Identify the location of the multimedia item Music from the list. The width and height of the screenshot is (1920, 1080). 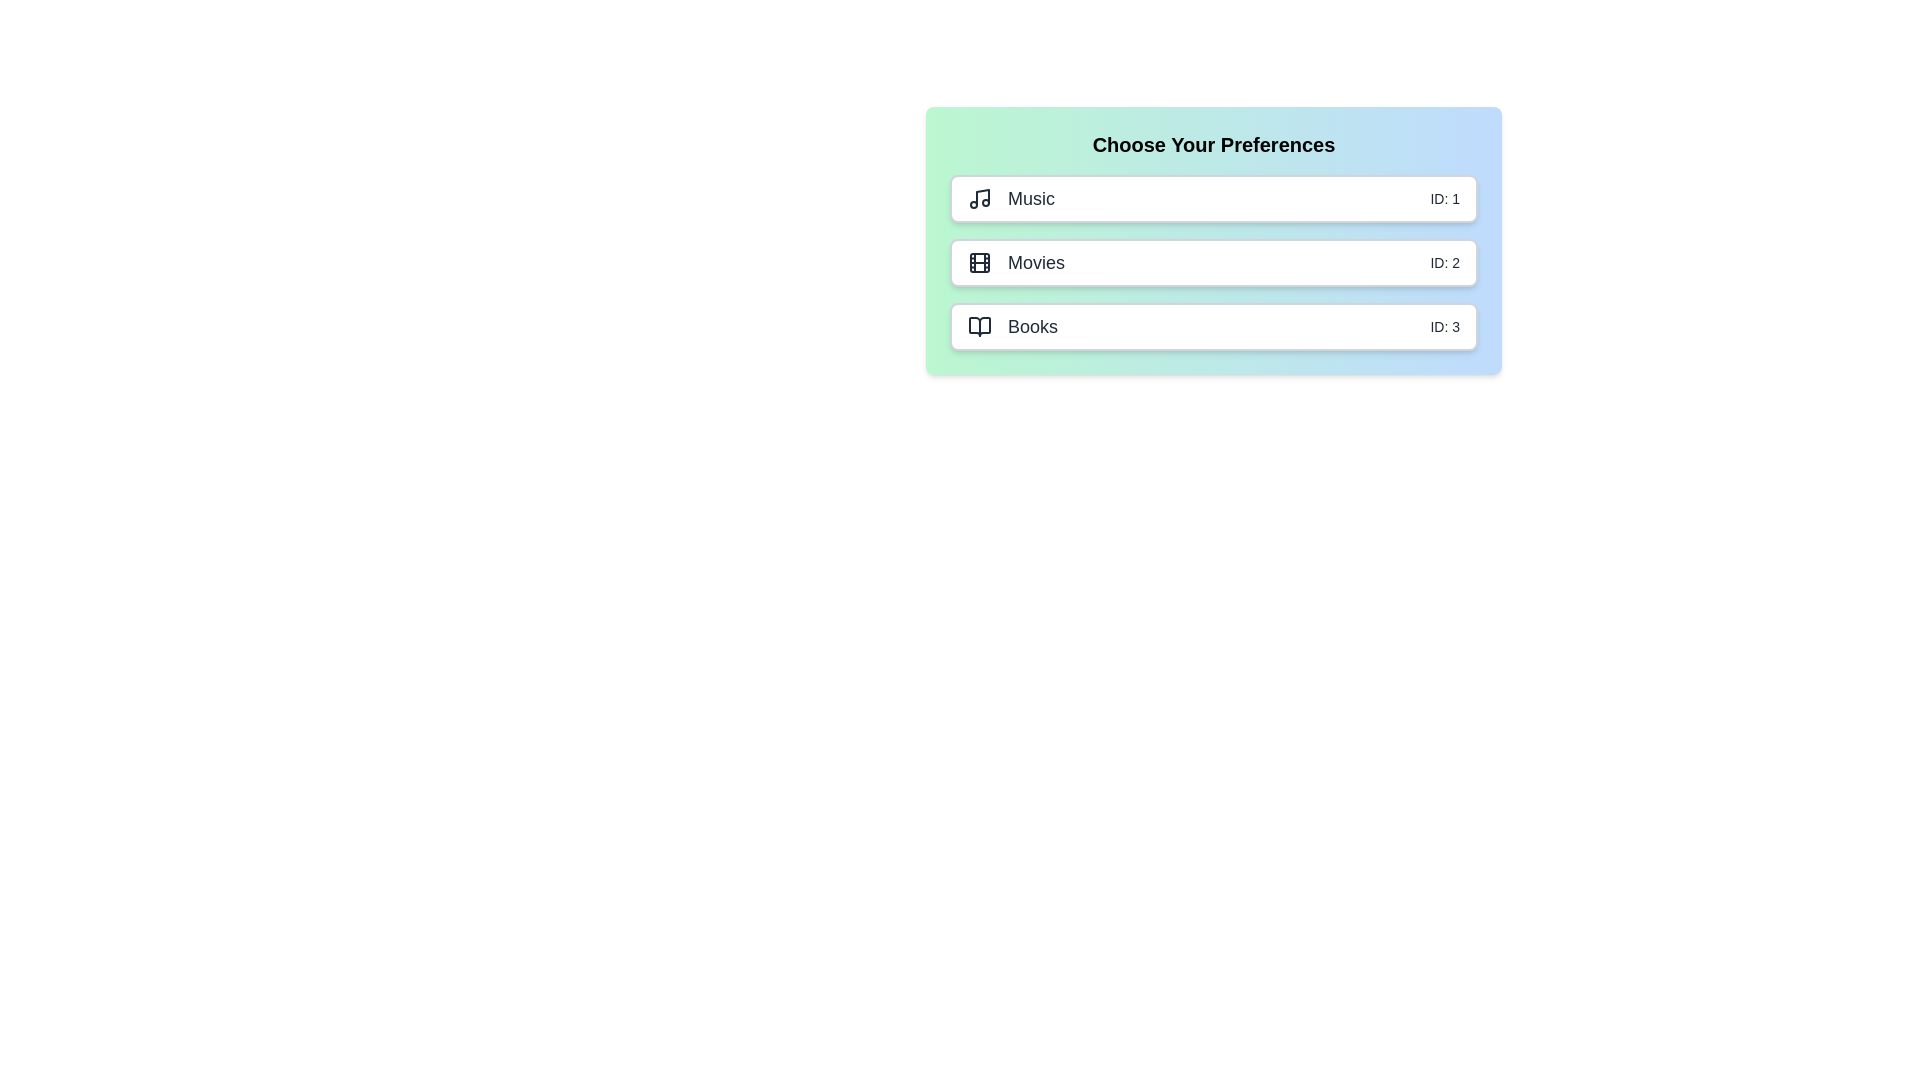
(1213, 199).